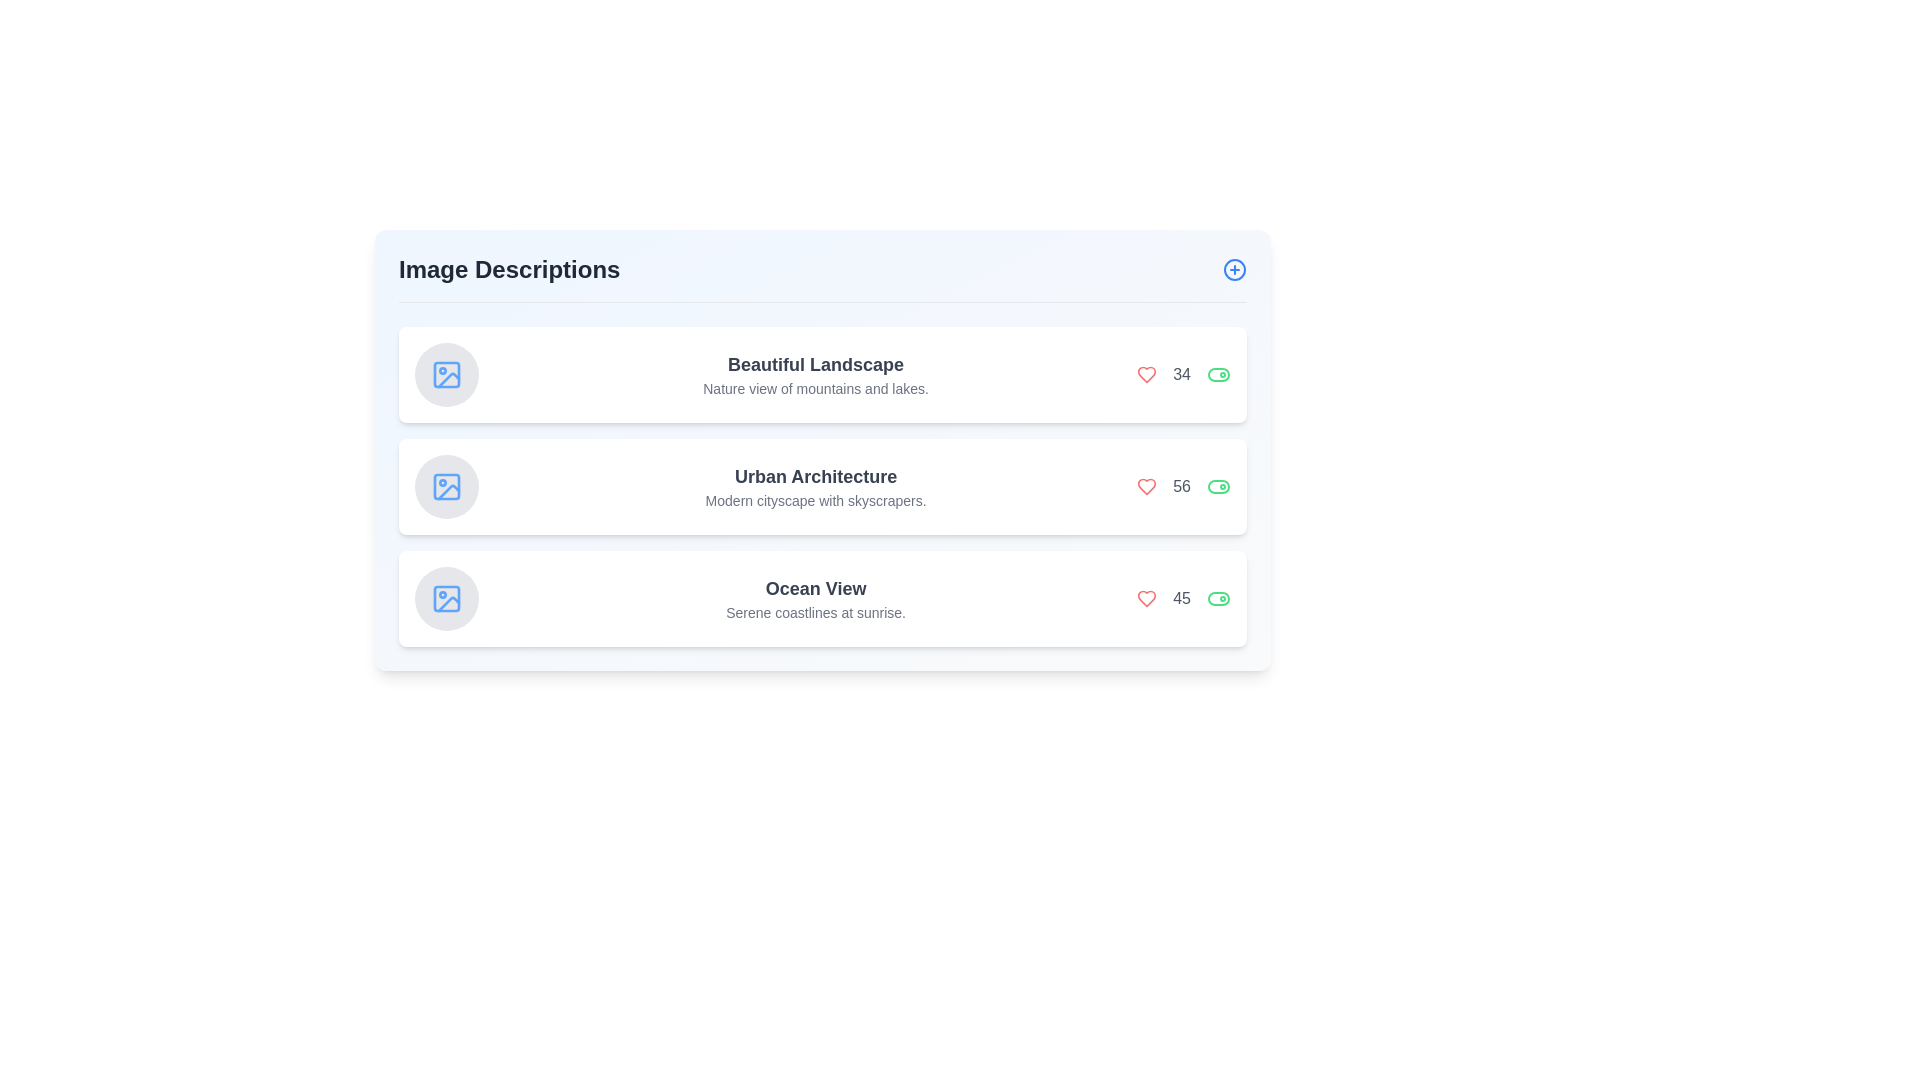 The width and height of the screenshot is (1920, 1080). I want to click on the item Ocean View in the list to highlight it, so click(822, 597).